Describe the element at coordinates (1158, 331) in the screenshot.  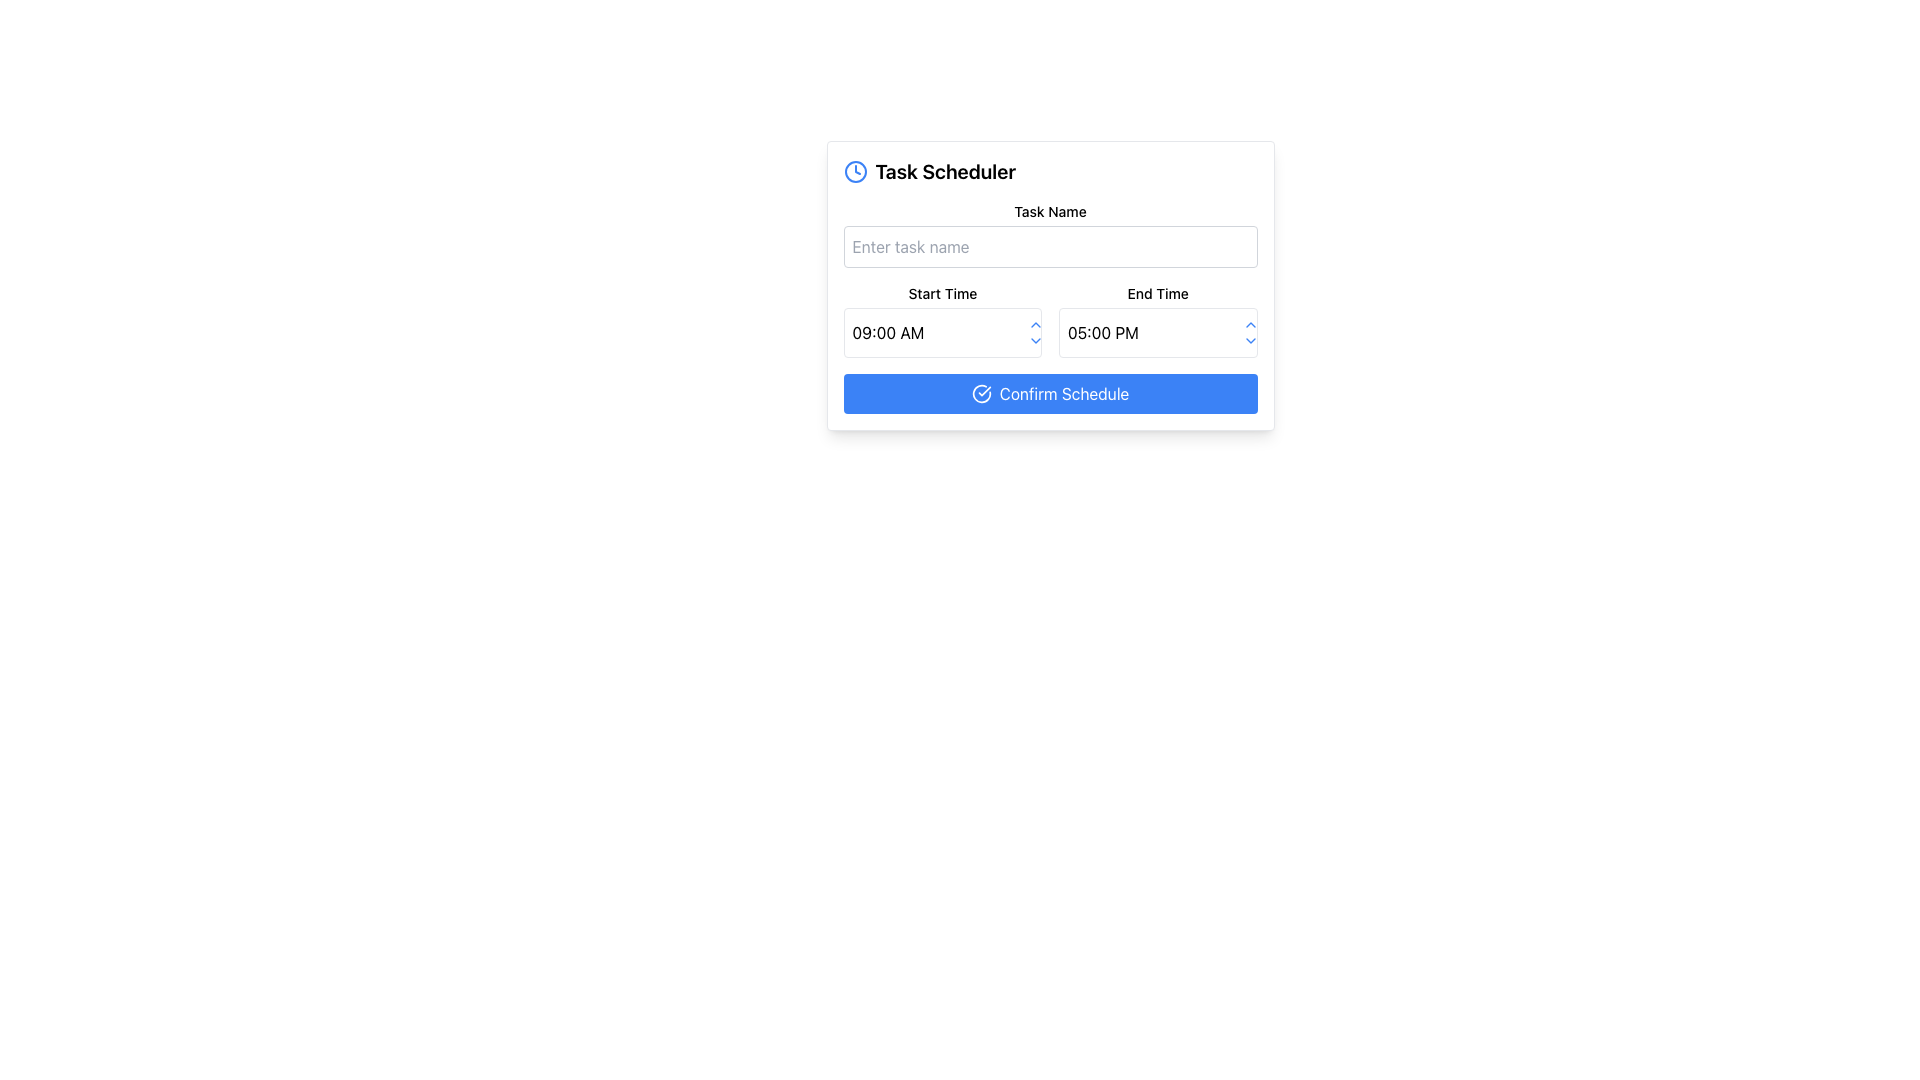
I see `the arrow icons of the time picker located in the 'End Time' field of the 'Task Scheduler' form to increment or decrement the time` at that location.